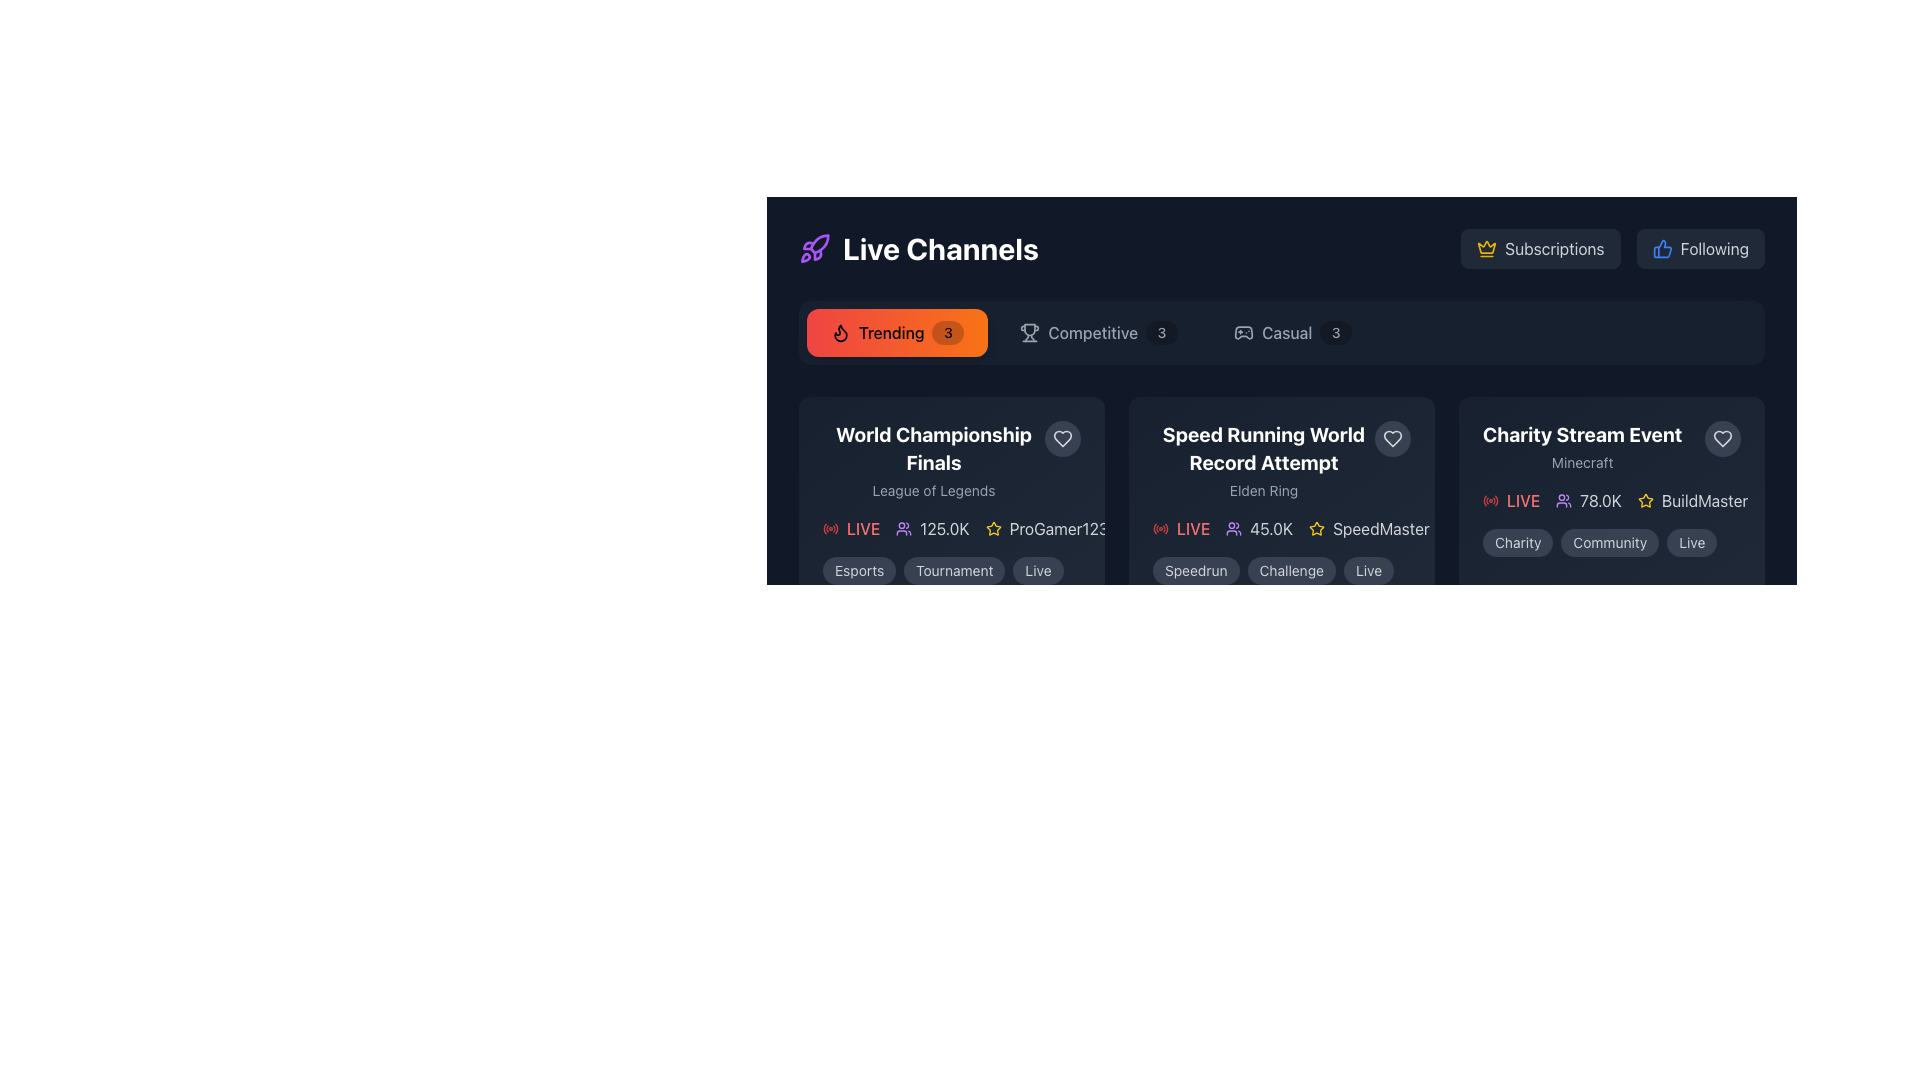  Describe the element at coordinates (1612, 500) in the screenshot. I see `the viewer count displayed in the Composite informational label of the 'Charity Stream Event' card, which is located under the title text and above the tag buttons` at that location.